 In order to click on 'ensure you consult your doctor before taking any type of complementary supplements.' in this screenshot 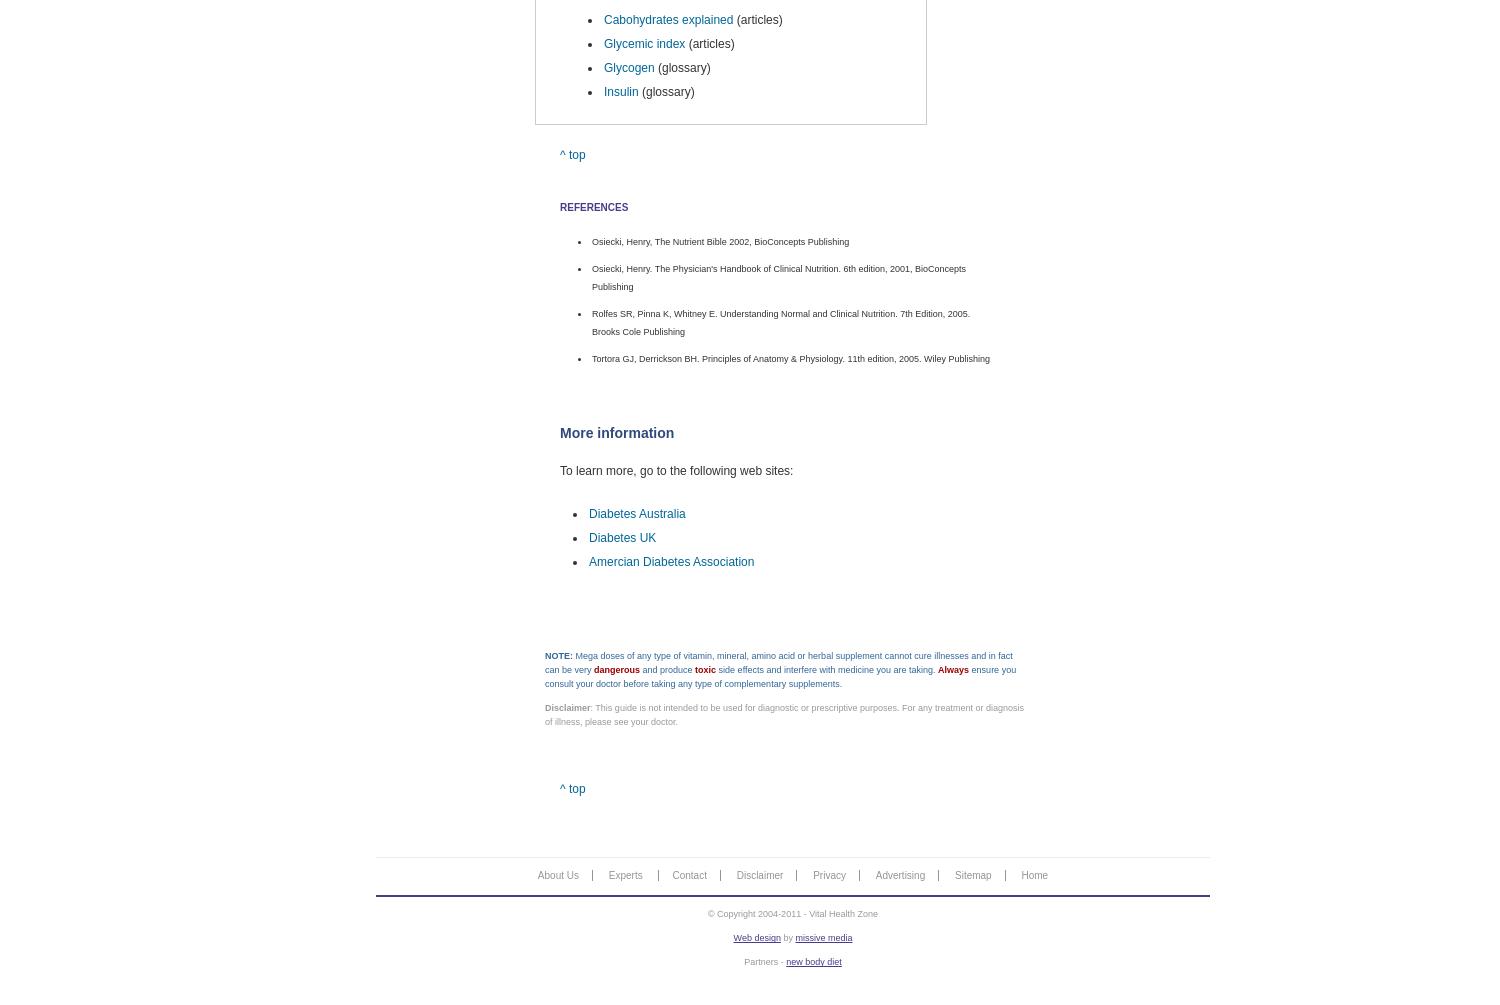, I will do `click(544, 676)`.